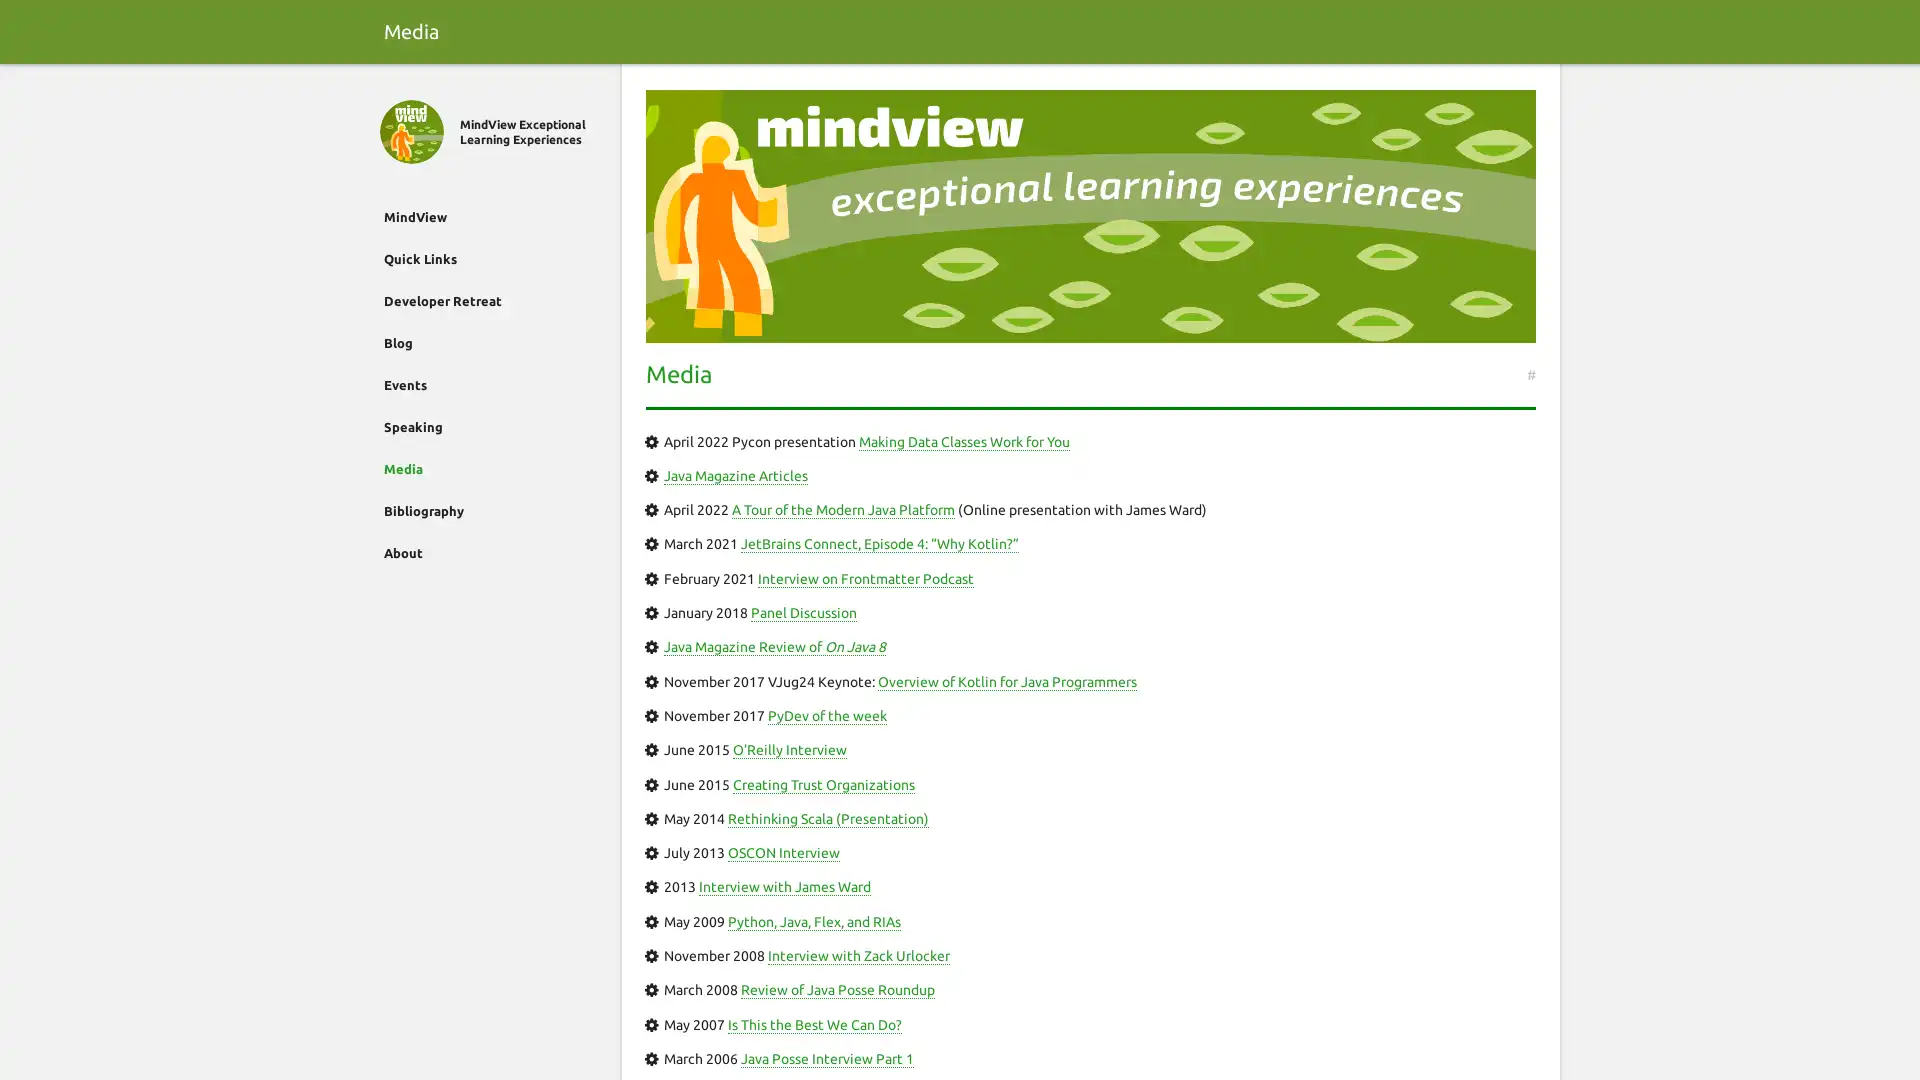 The width and height of the screenshot is (1920, 1080). Describe the element at coordinates (1526, 87) in the screenshot. I see `Search` at that location.